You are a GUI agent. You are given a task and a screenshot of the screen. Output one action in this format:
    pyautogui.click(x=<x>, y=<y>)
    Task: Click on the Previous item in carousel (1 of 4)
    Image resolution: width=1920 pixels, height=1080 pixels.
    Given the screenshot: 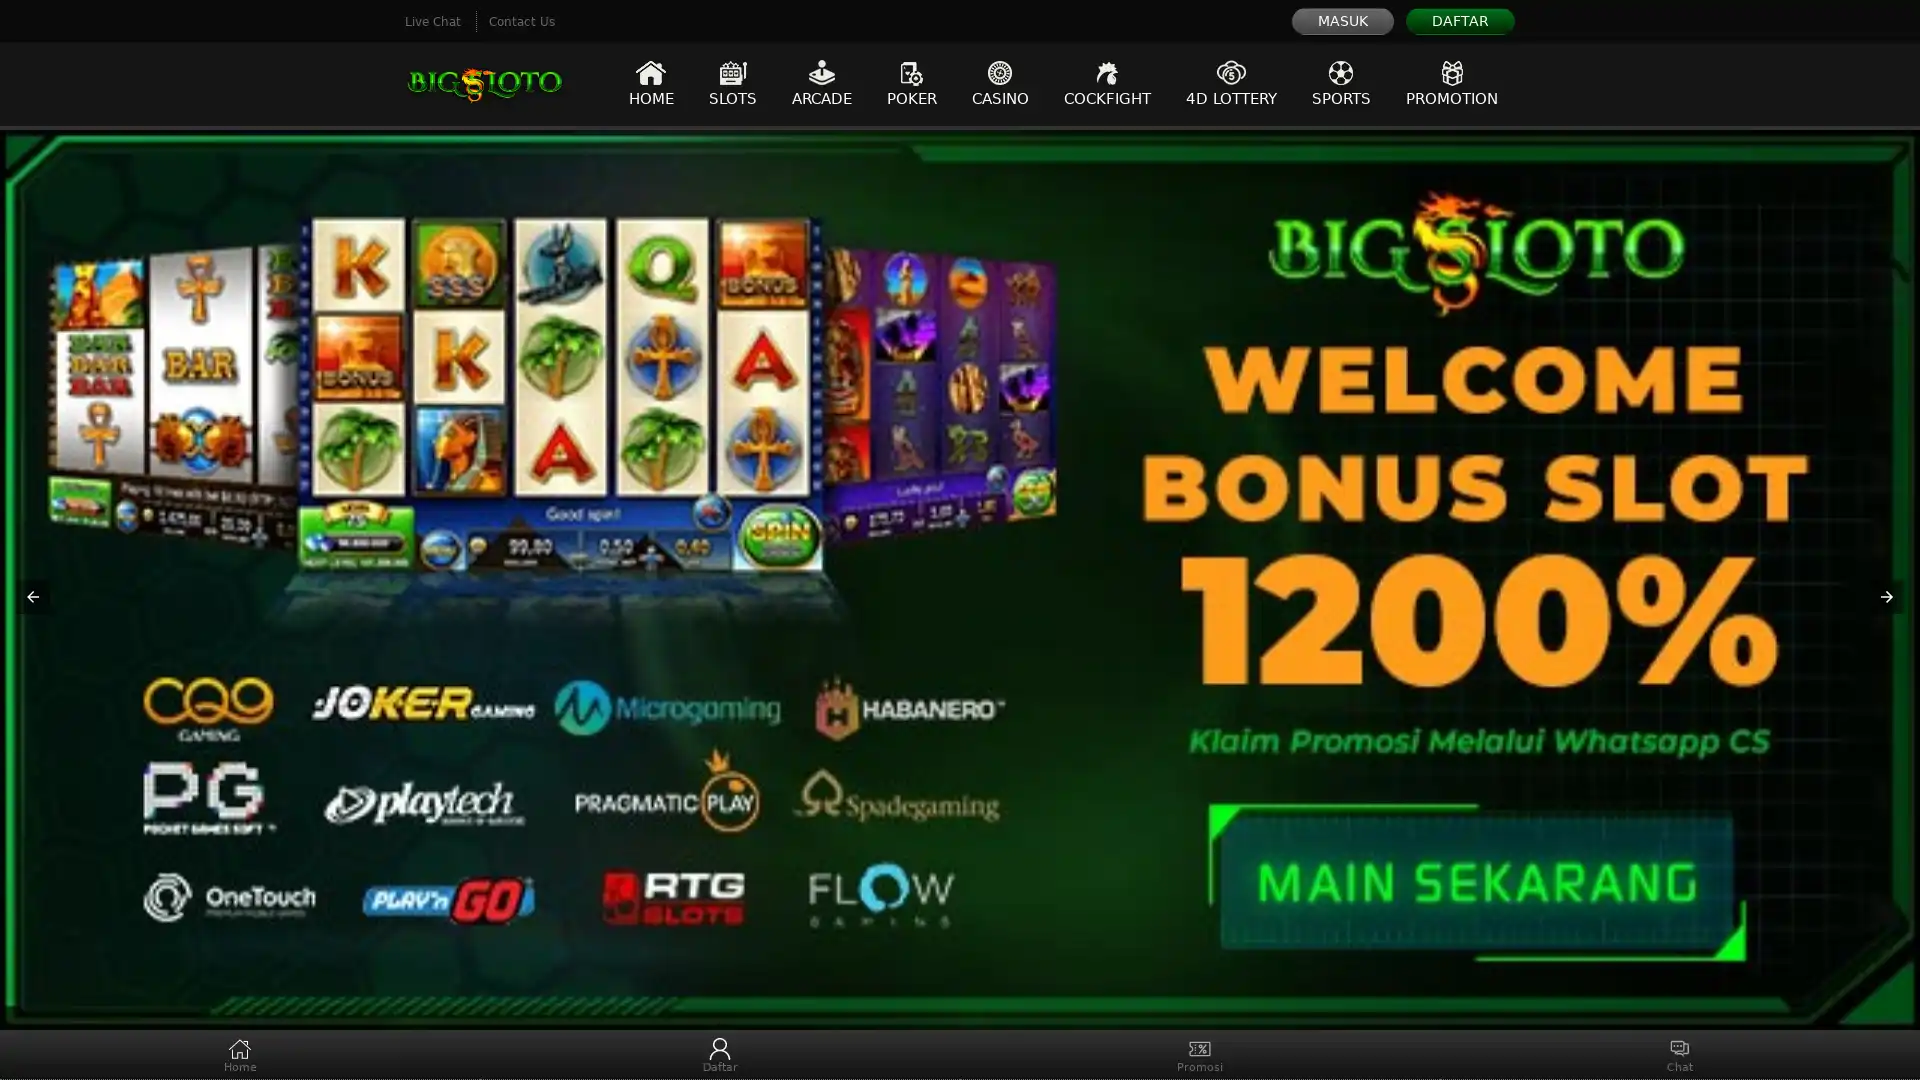 What is the action you would take?
    pyautogui.click(x=33, y=596)
    